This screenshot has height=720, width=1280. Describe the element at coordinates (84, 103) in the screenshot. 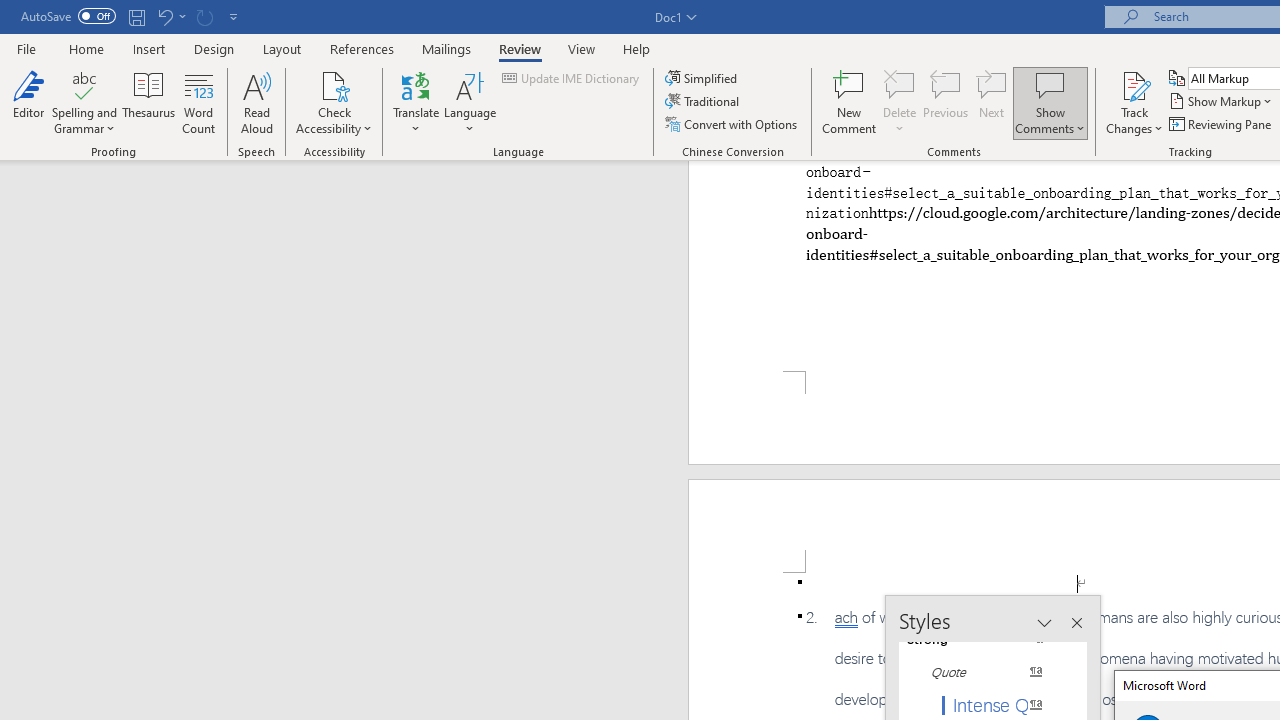

I see `'Spelling and Grammar'` at that location.